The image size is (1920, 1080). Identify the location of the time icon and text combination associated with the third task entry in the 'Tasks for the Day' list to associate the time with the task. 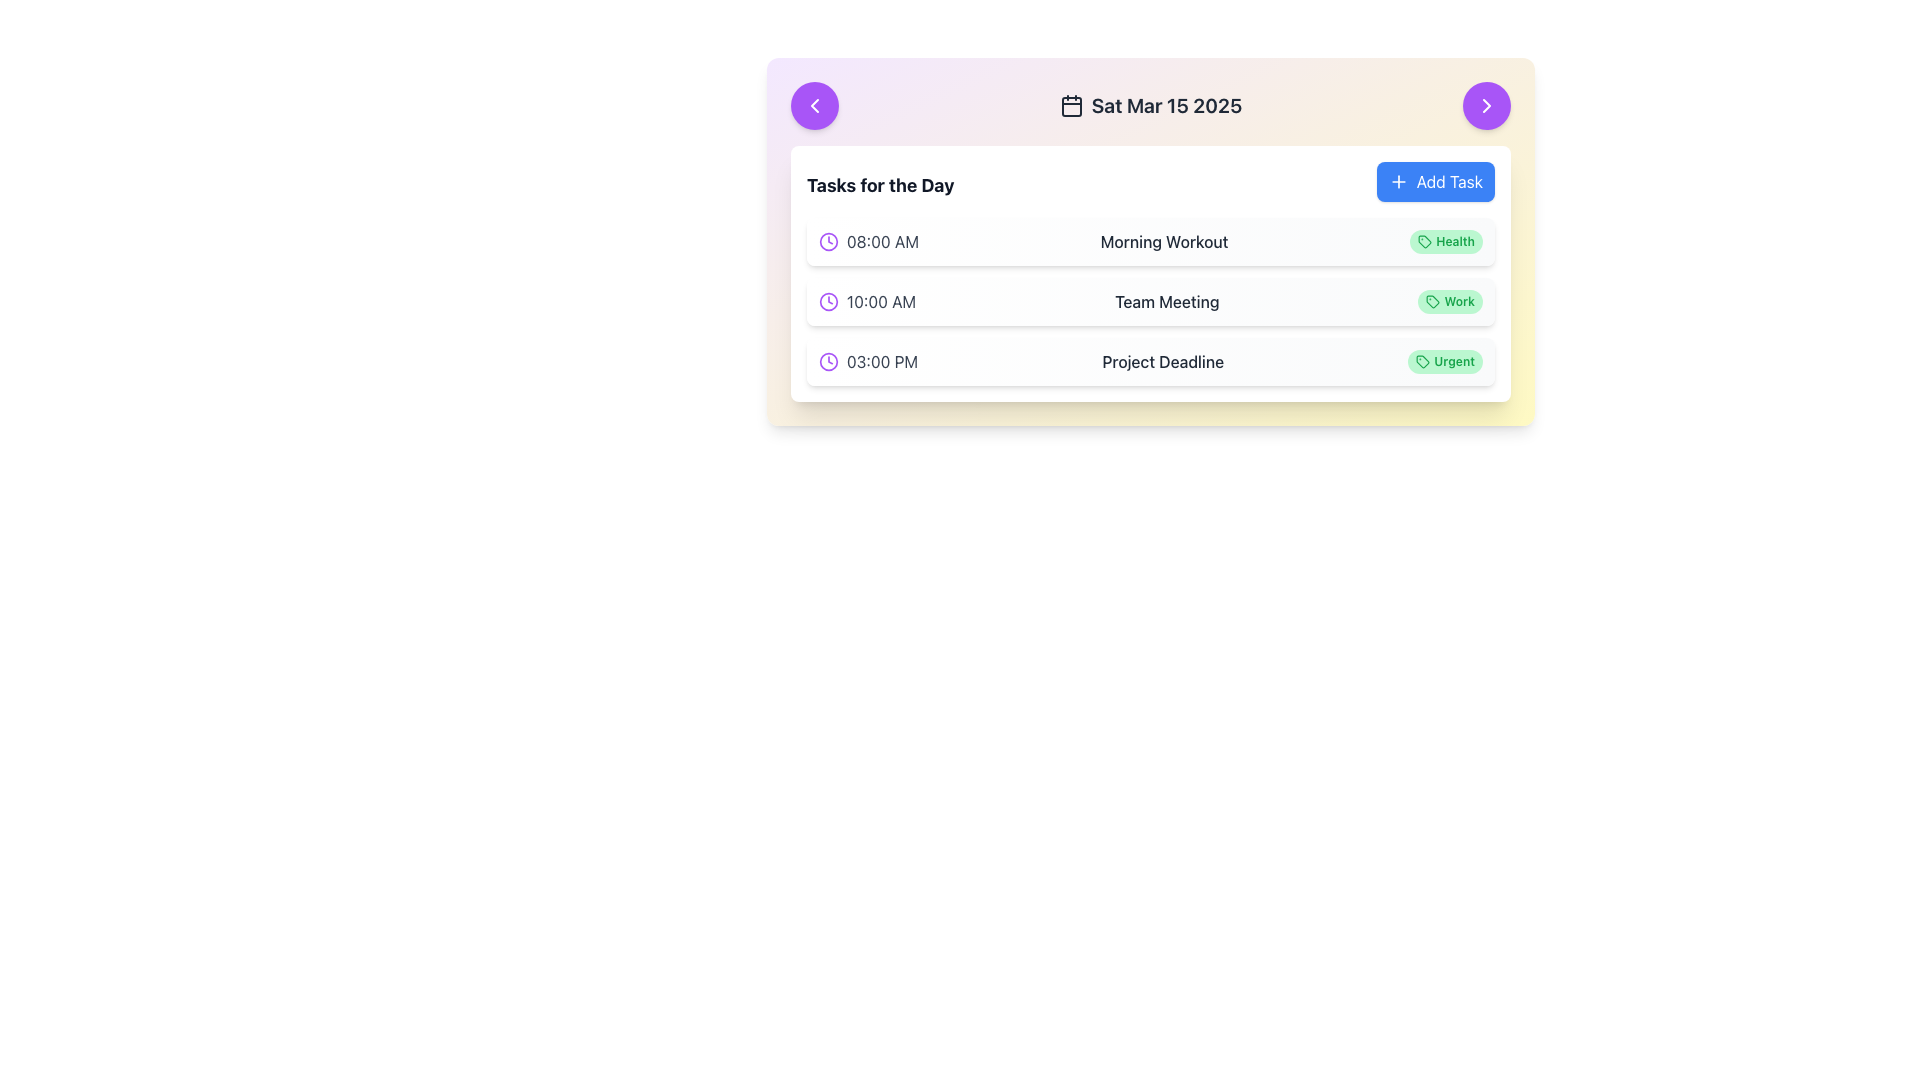
(868, 362).